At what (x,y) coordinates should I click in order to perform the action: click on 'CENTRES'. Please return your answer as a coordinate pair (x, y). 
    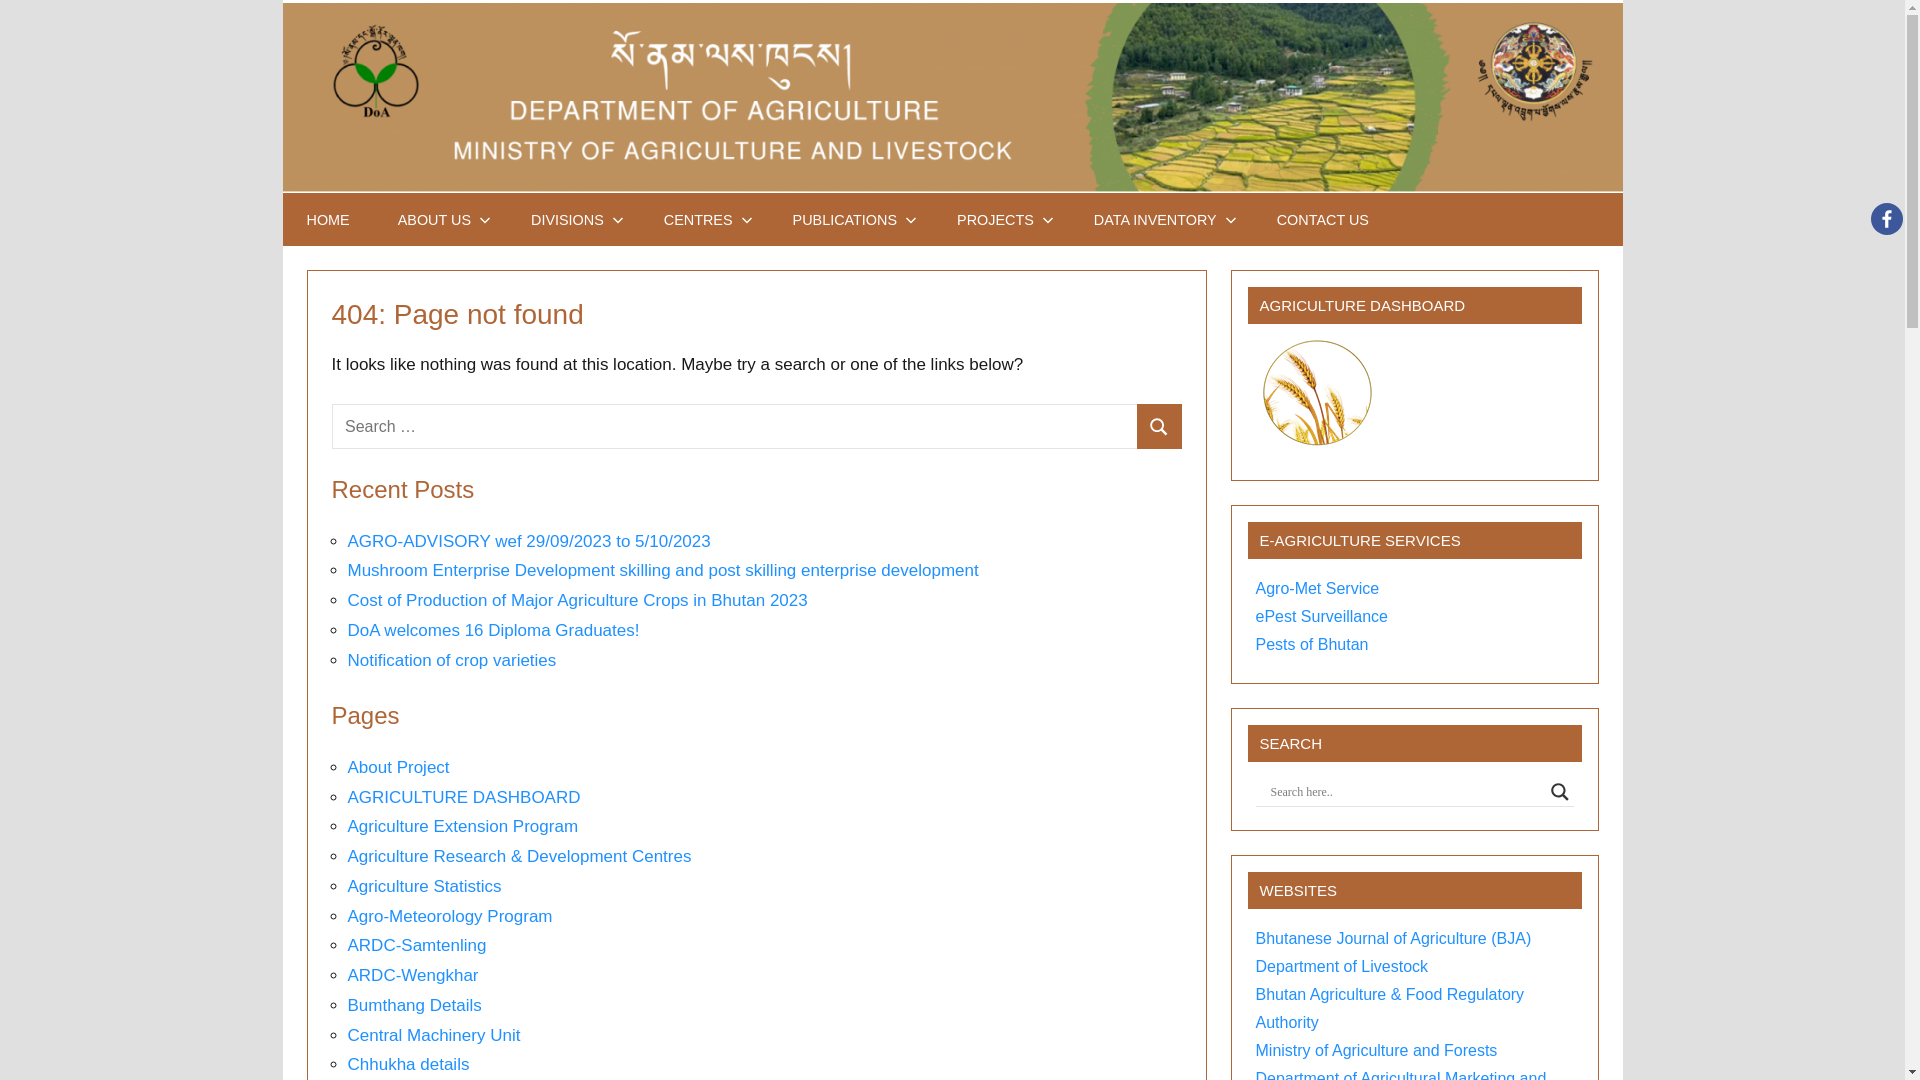
    Looking at the image, I should click on (638, 219).